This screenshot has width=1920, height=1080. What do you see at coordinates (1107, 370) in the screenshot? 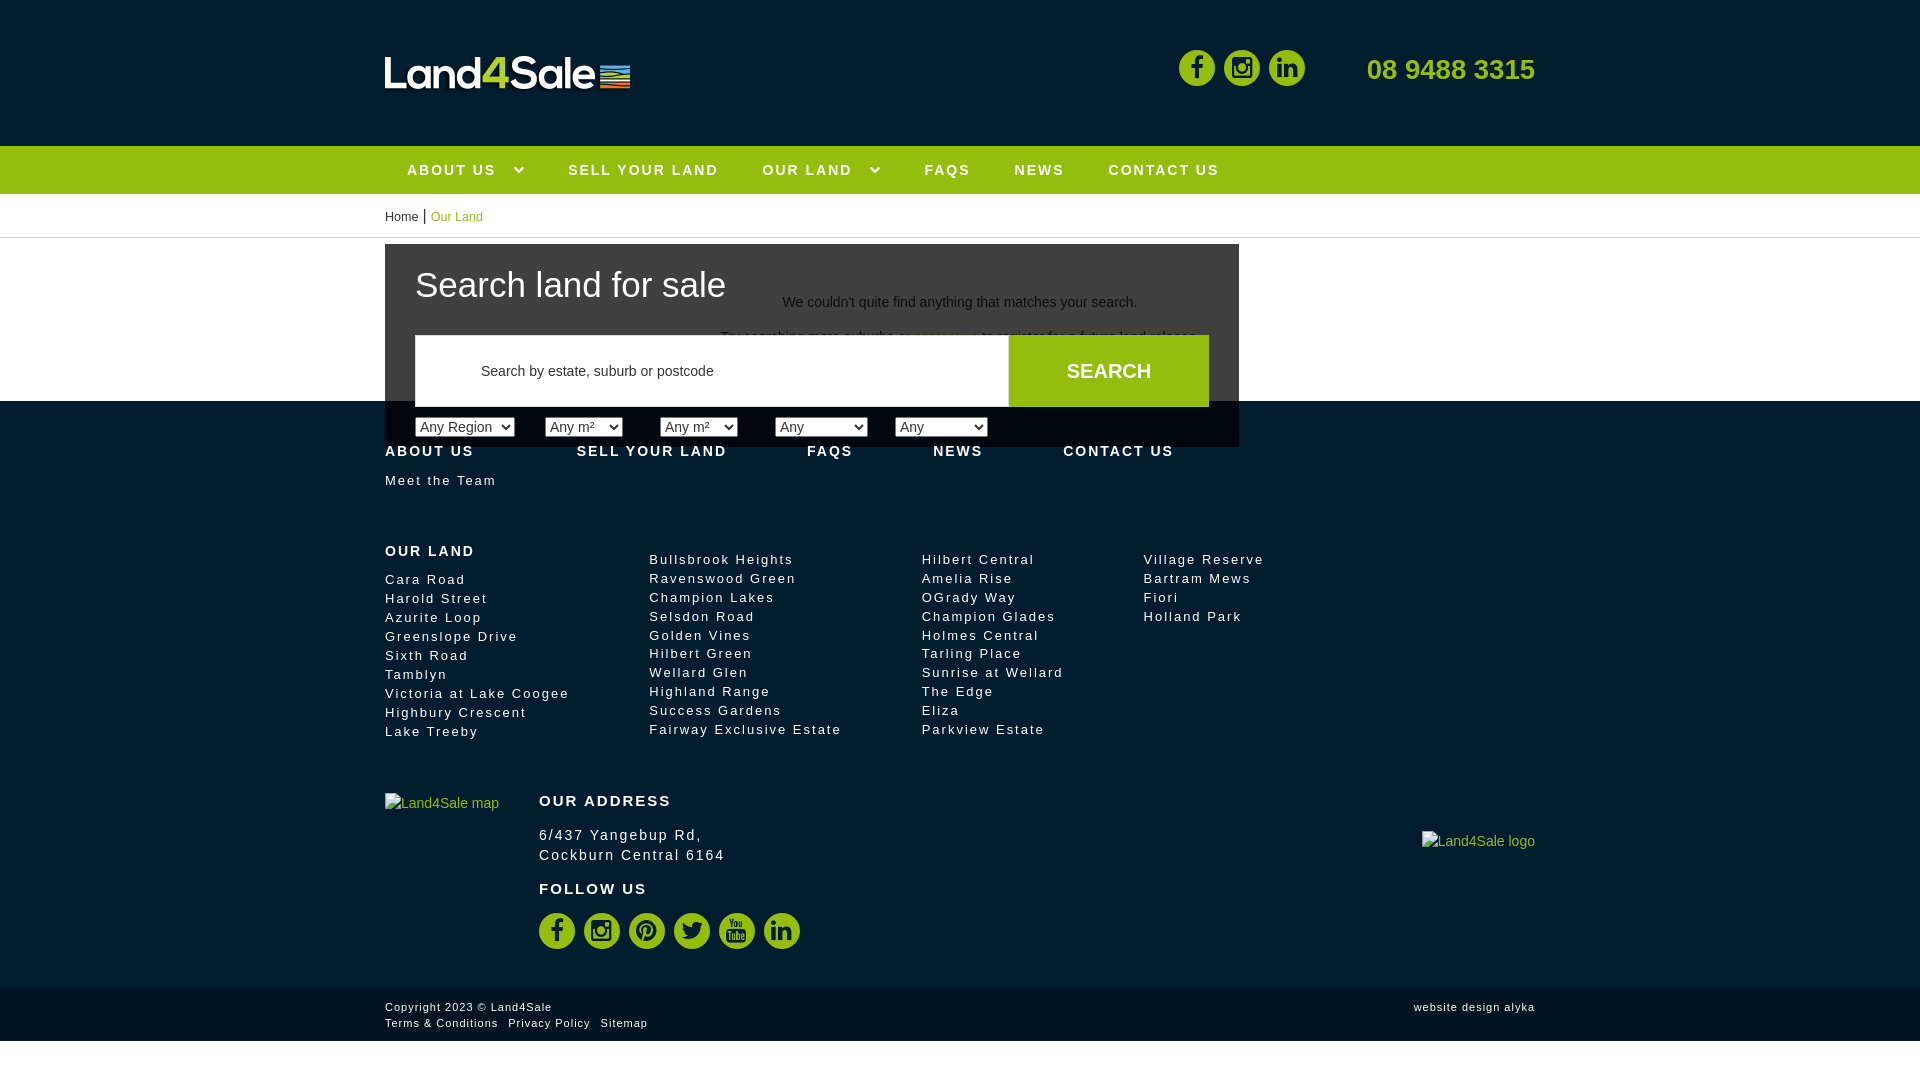
I see `'Search'` at bounding box center [1107, 370].